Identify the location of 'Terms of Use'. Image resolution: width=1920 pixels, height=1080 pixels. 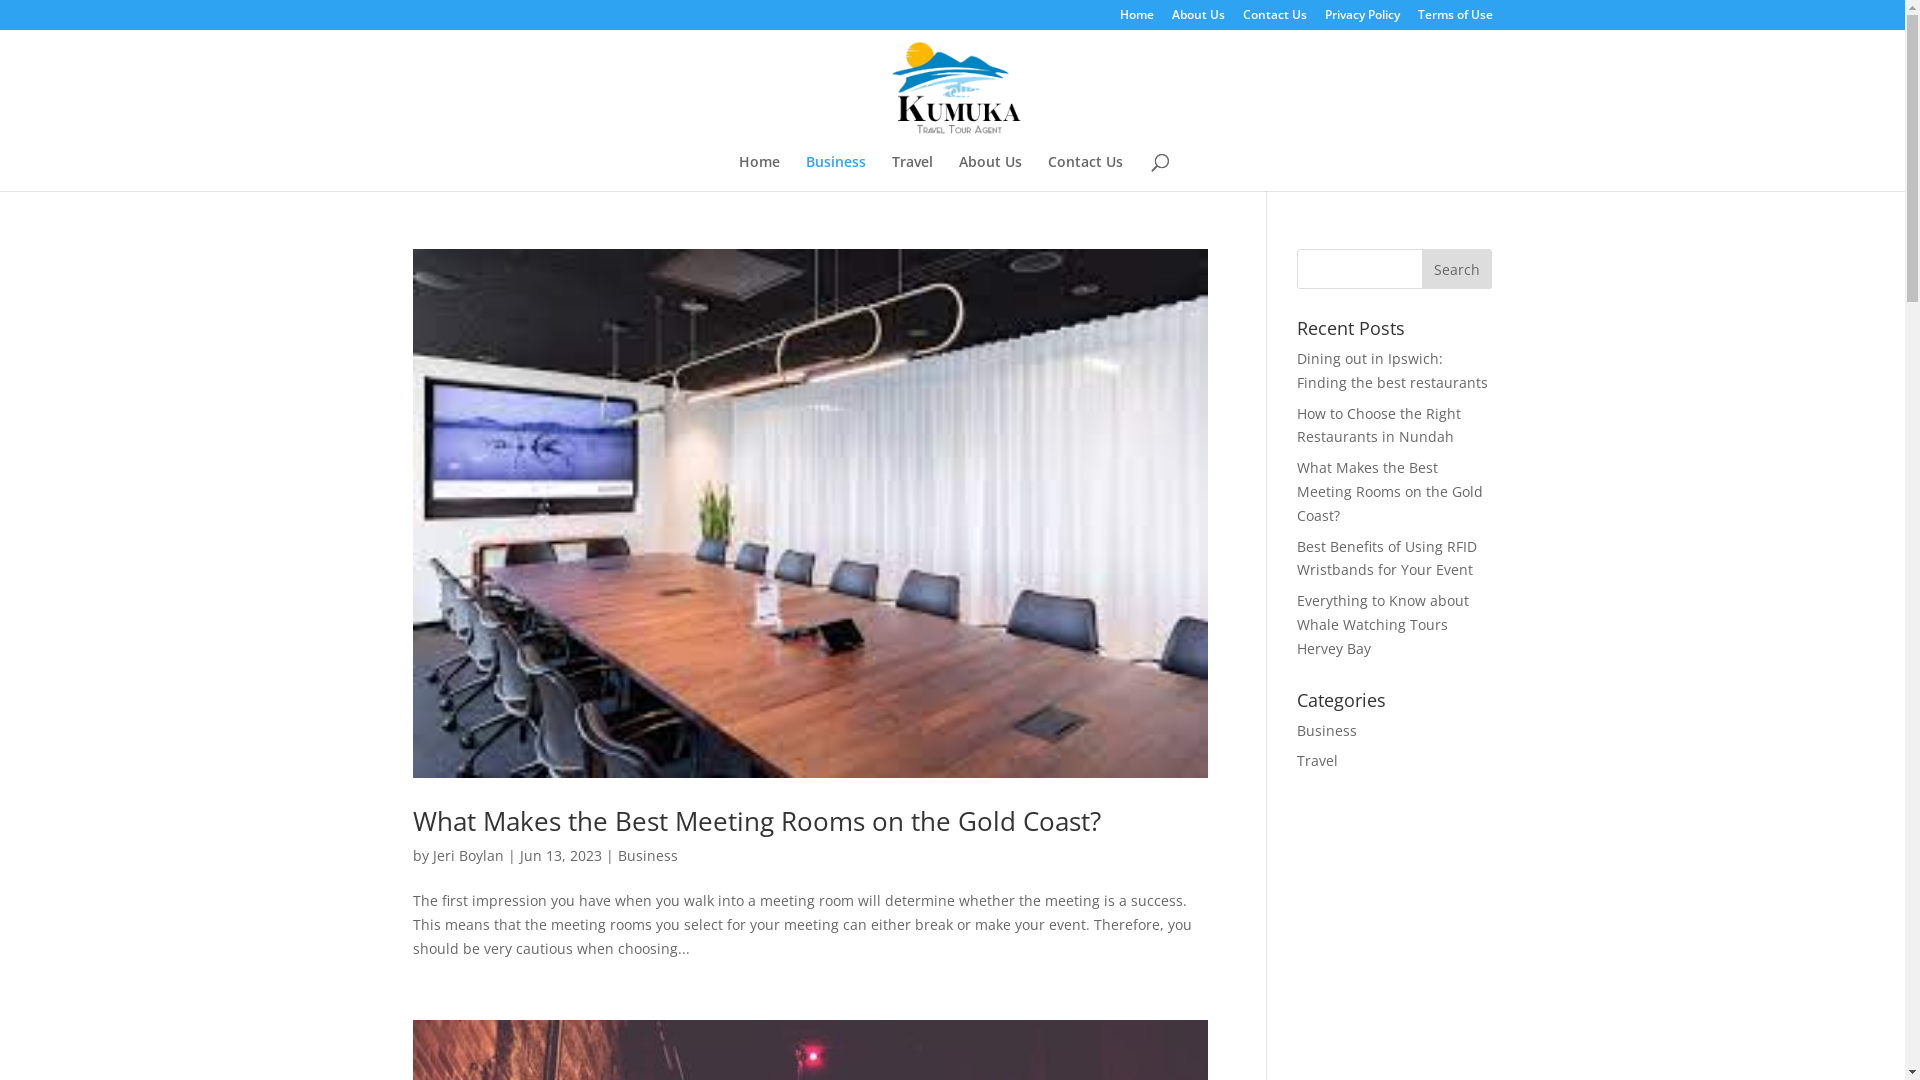
(1455, 19).